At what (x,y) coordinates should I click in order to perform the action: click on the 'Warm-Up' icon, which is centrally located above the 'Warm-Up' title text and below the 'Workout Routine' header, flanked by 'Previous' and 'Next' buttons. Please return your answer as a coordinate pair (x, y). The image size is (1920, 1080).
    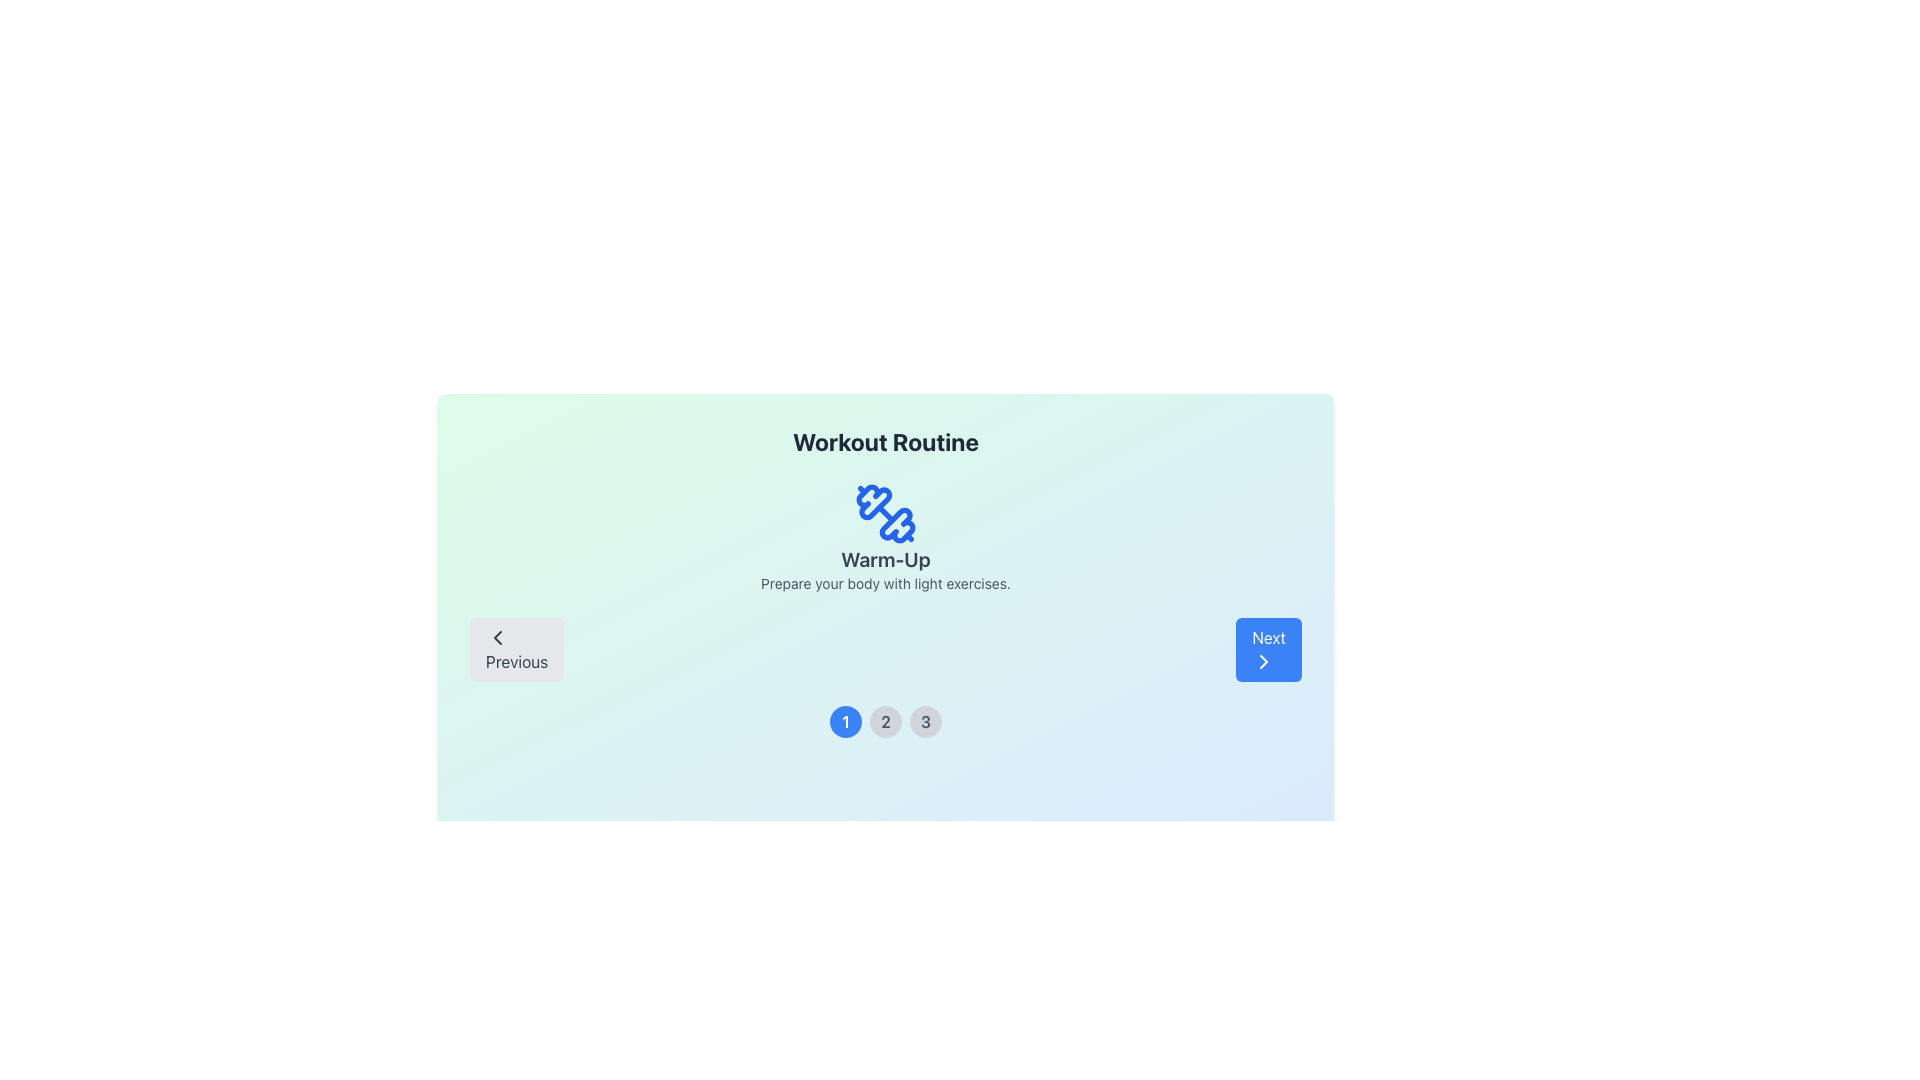
    Looking at the image, I should click on (885, 512).